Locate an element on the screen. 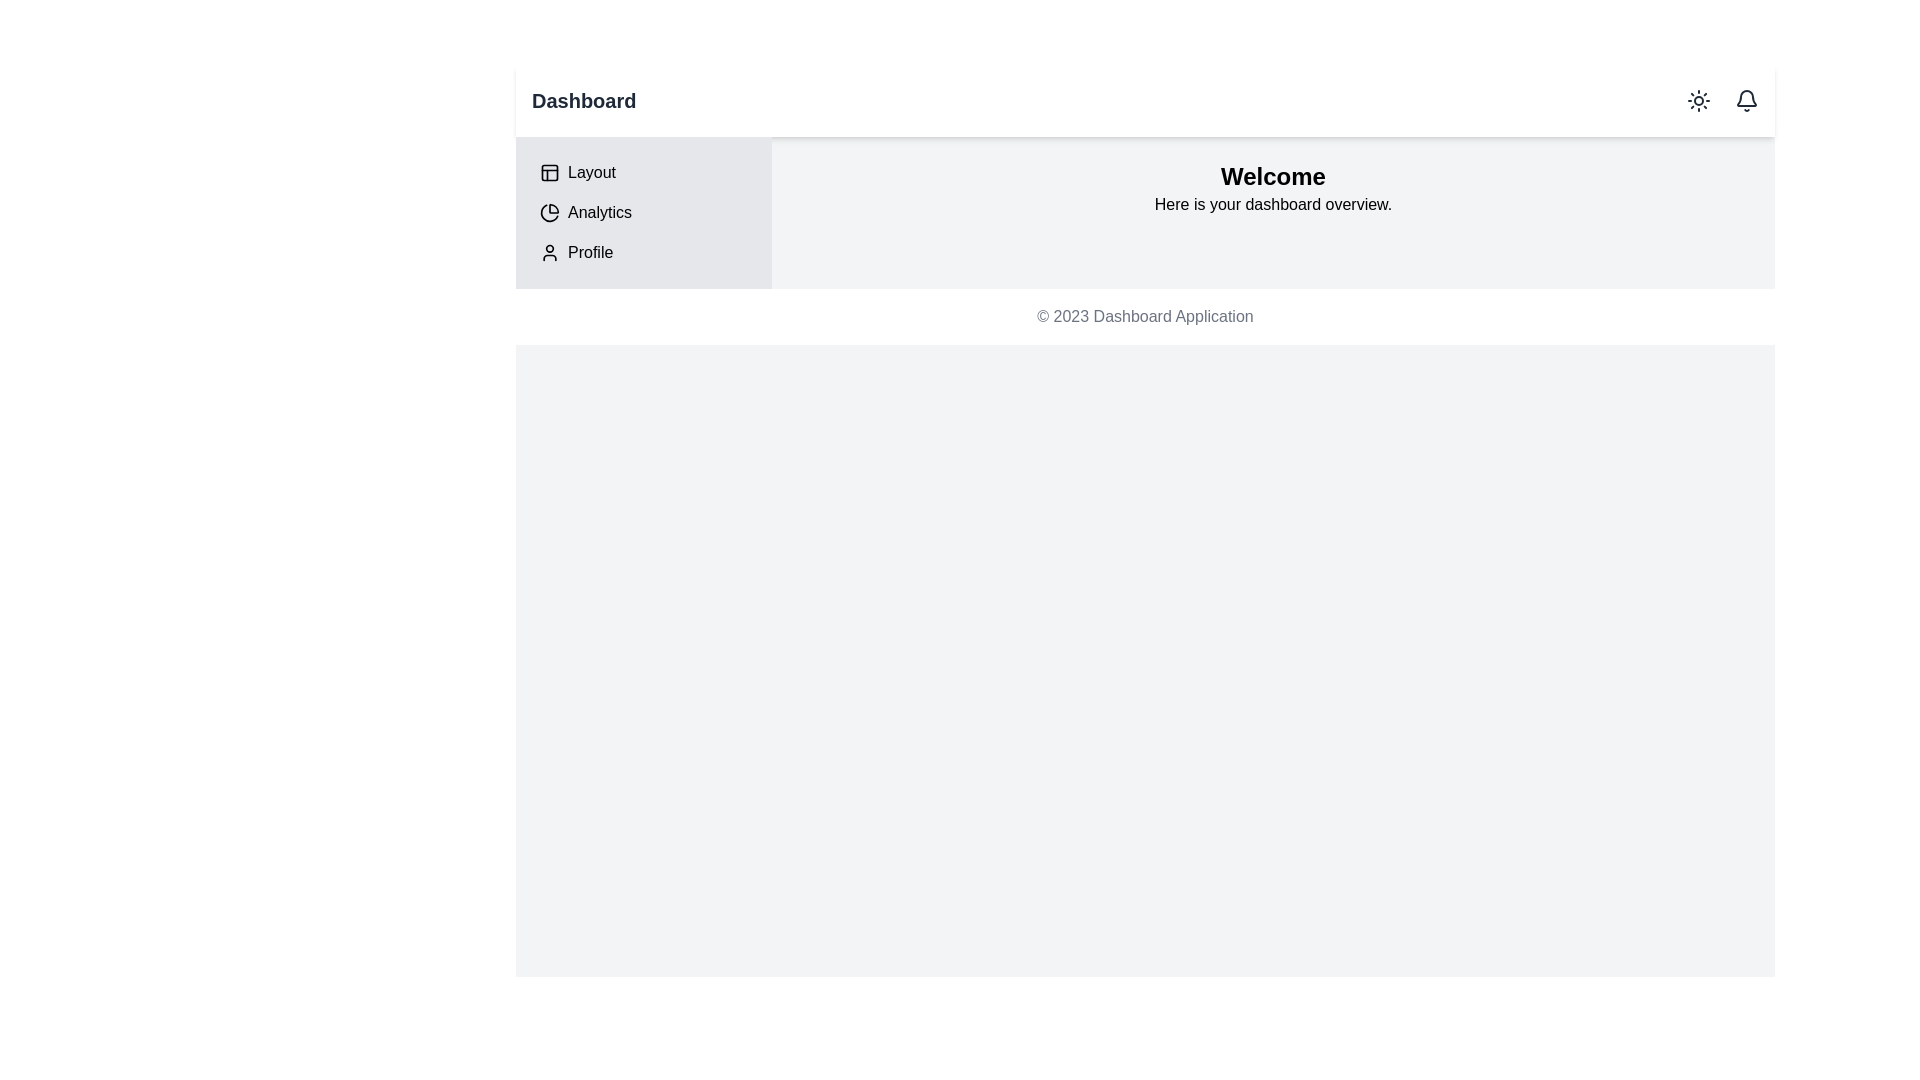 This screenshot has height=1080, width=1920. the 'Analytics' text label in the left-side navigation menu, which is the second item in the list after 'Layout' is located at coordinates (599, 212).